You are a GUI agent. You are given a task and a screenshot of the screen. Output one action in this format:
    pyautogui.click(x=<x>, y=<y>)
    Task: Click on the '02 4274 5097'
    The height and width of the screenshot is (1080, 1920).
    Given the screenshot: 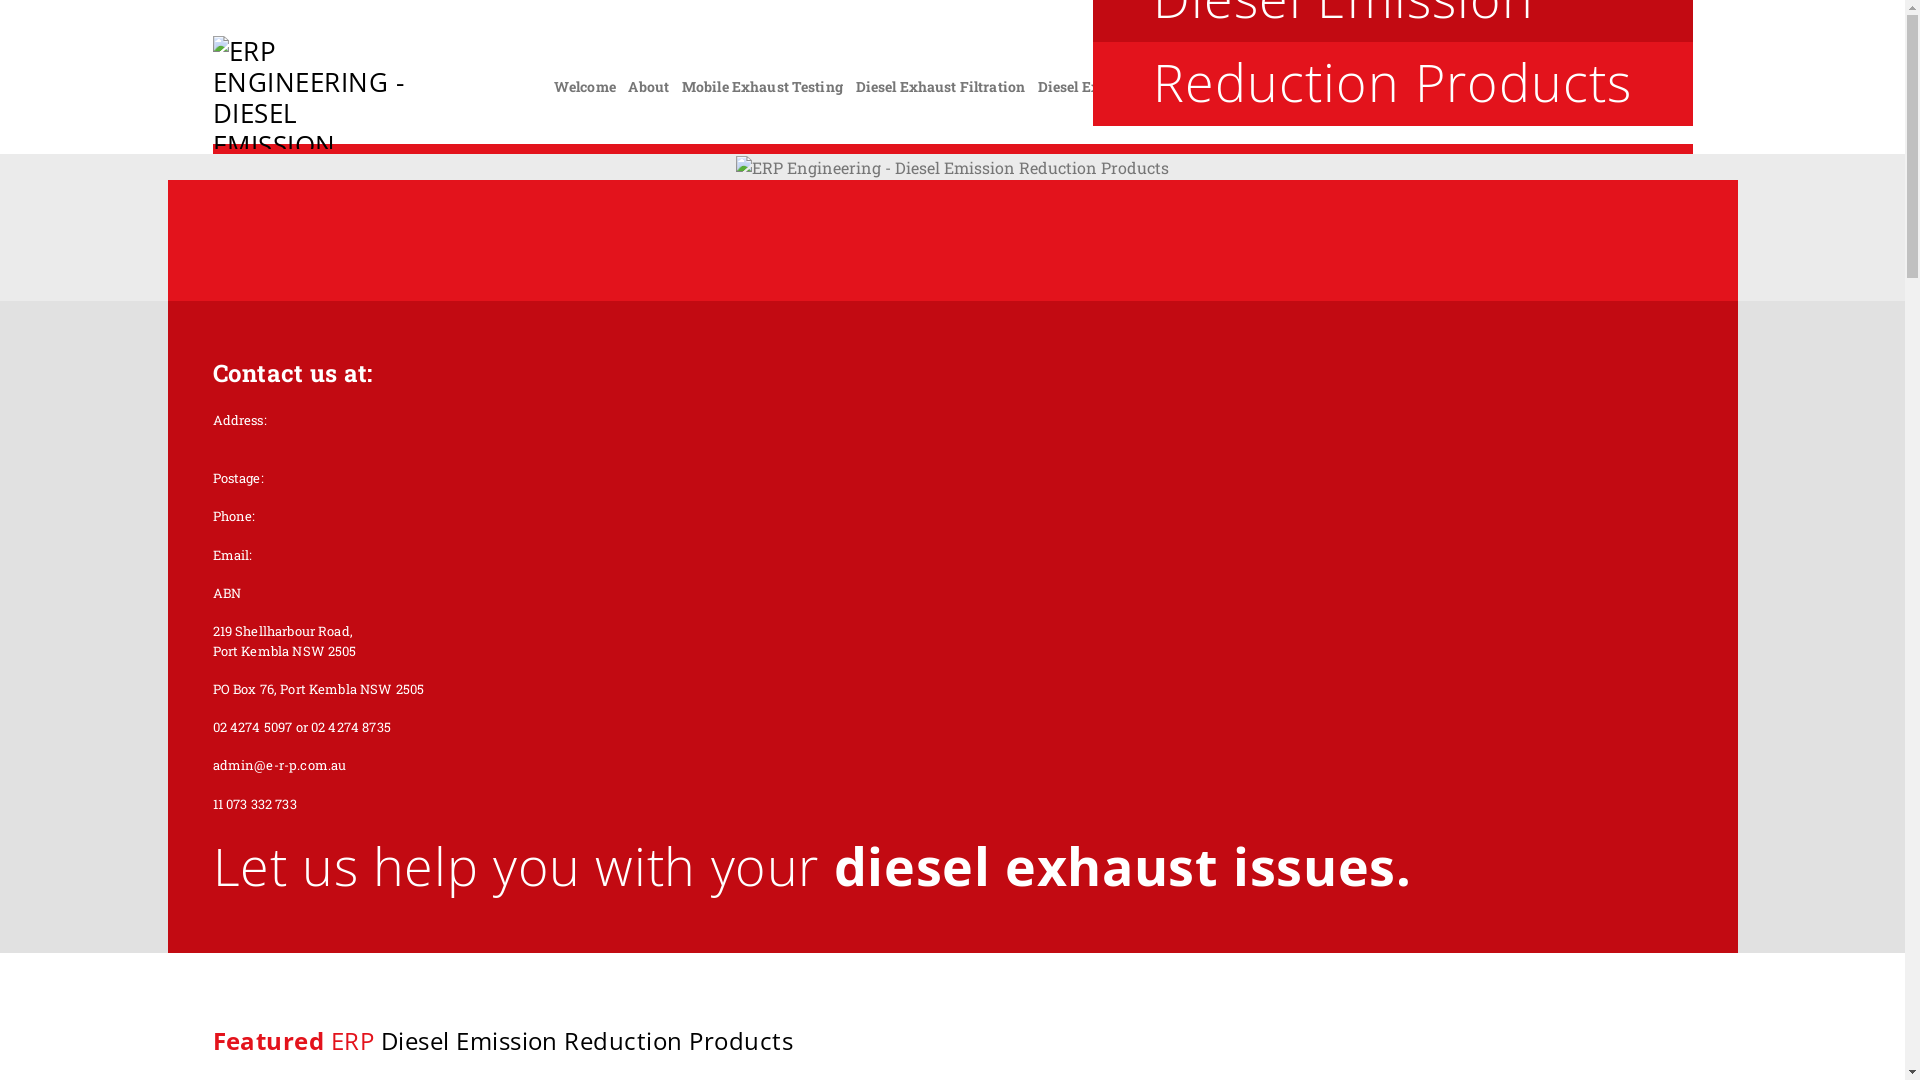 What is the action you would take?
    pyautogui.click(x=1630, y=49)
    